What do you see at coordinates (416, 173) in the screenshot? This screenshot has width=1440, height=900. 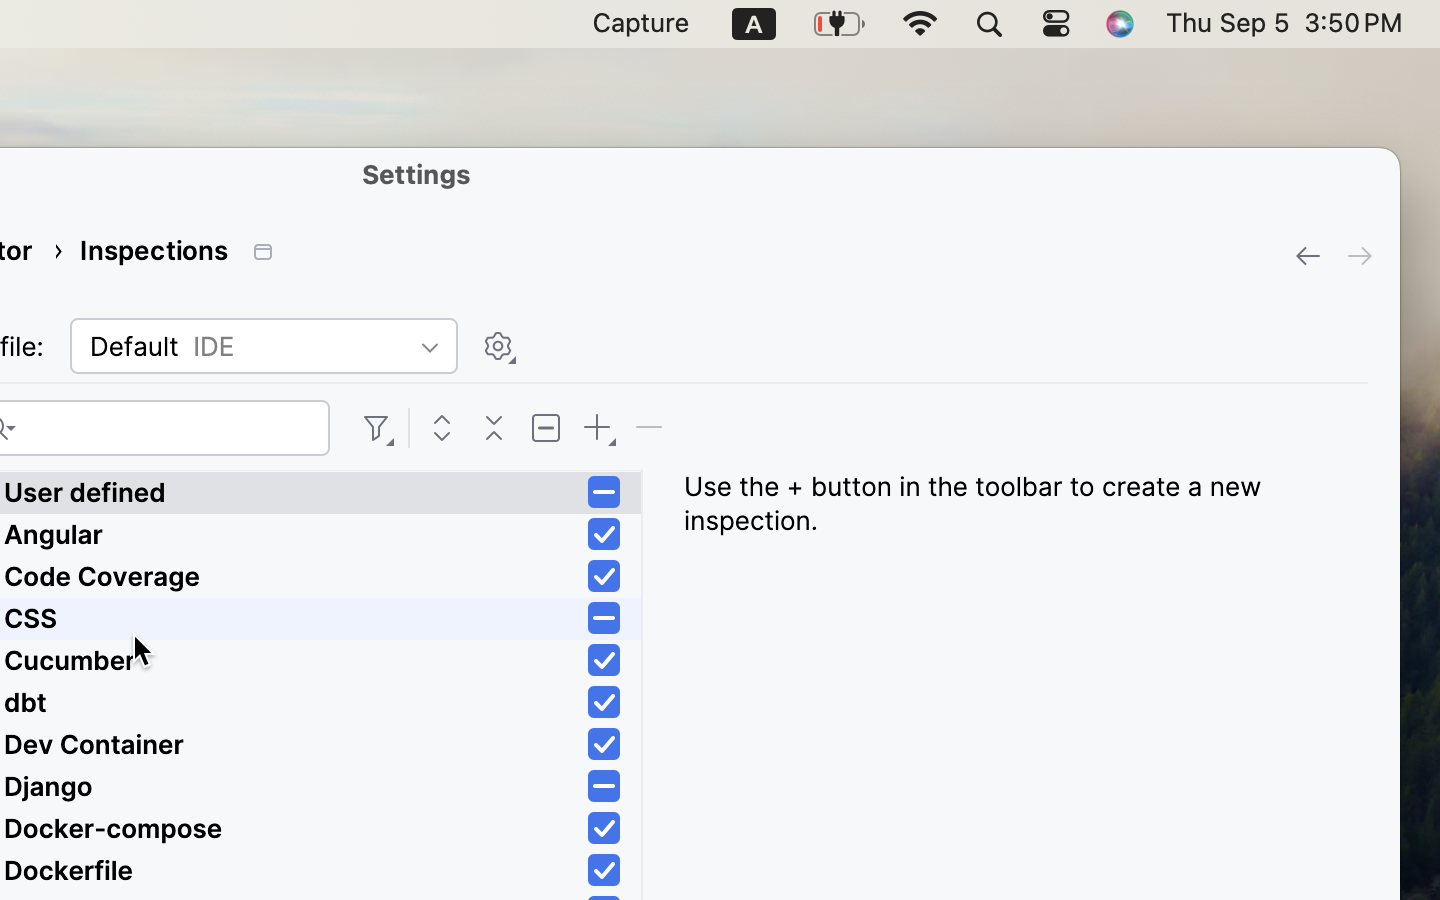 I see `'Settings'` at bounding box center [416, 173].